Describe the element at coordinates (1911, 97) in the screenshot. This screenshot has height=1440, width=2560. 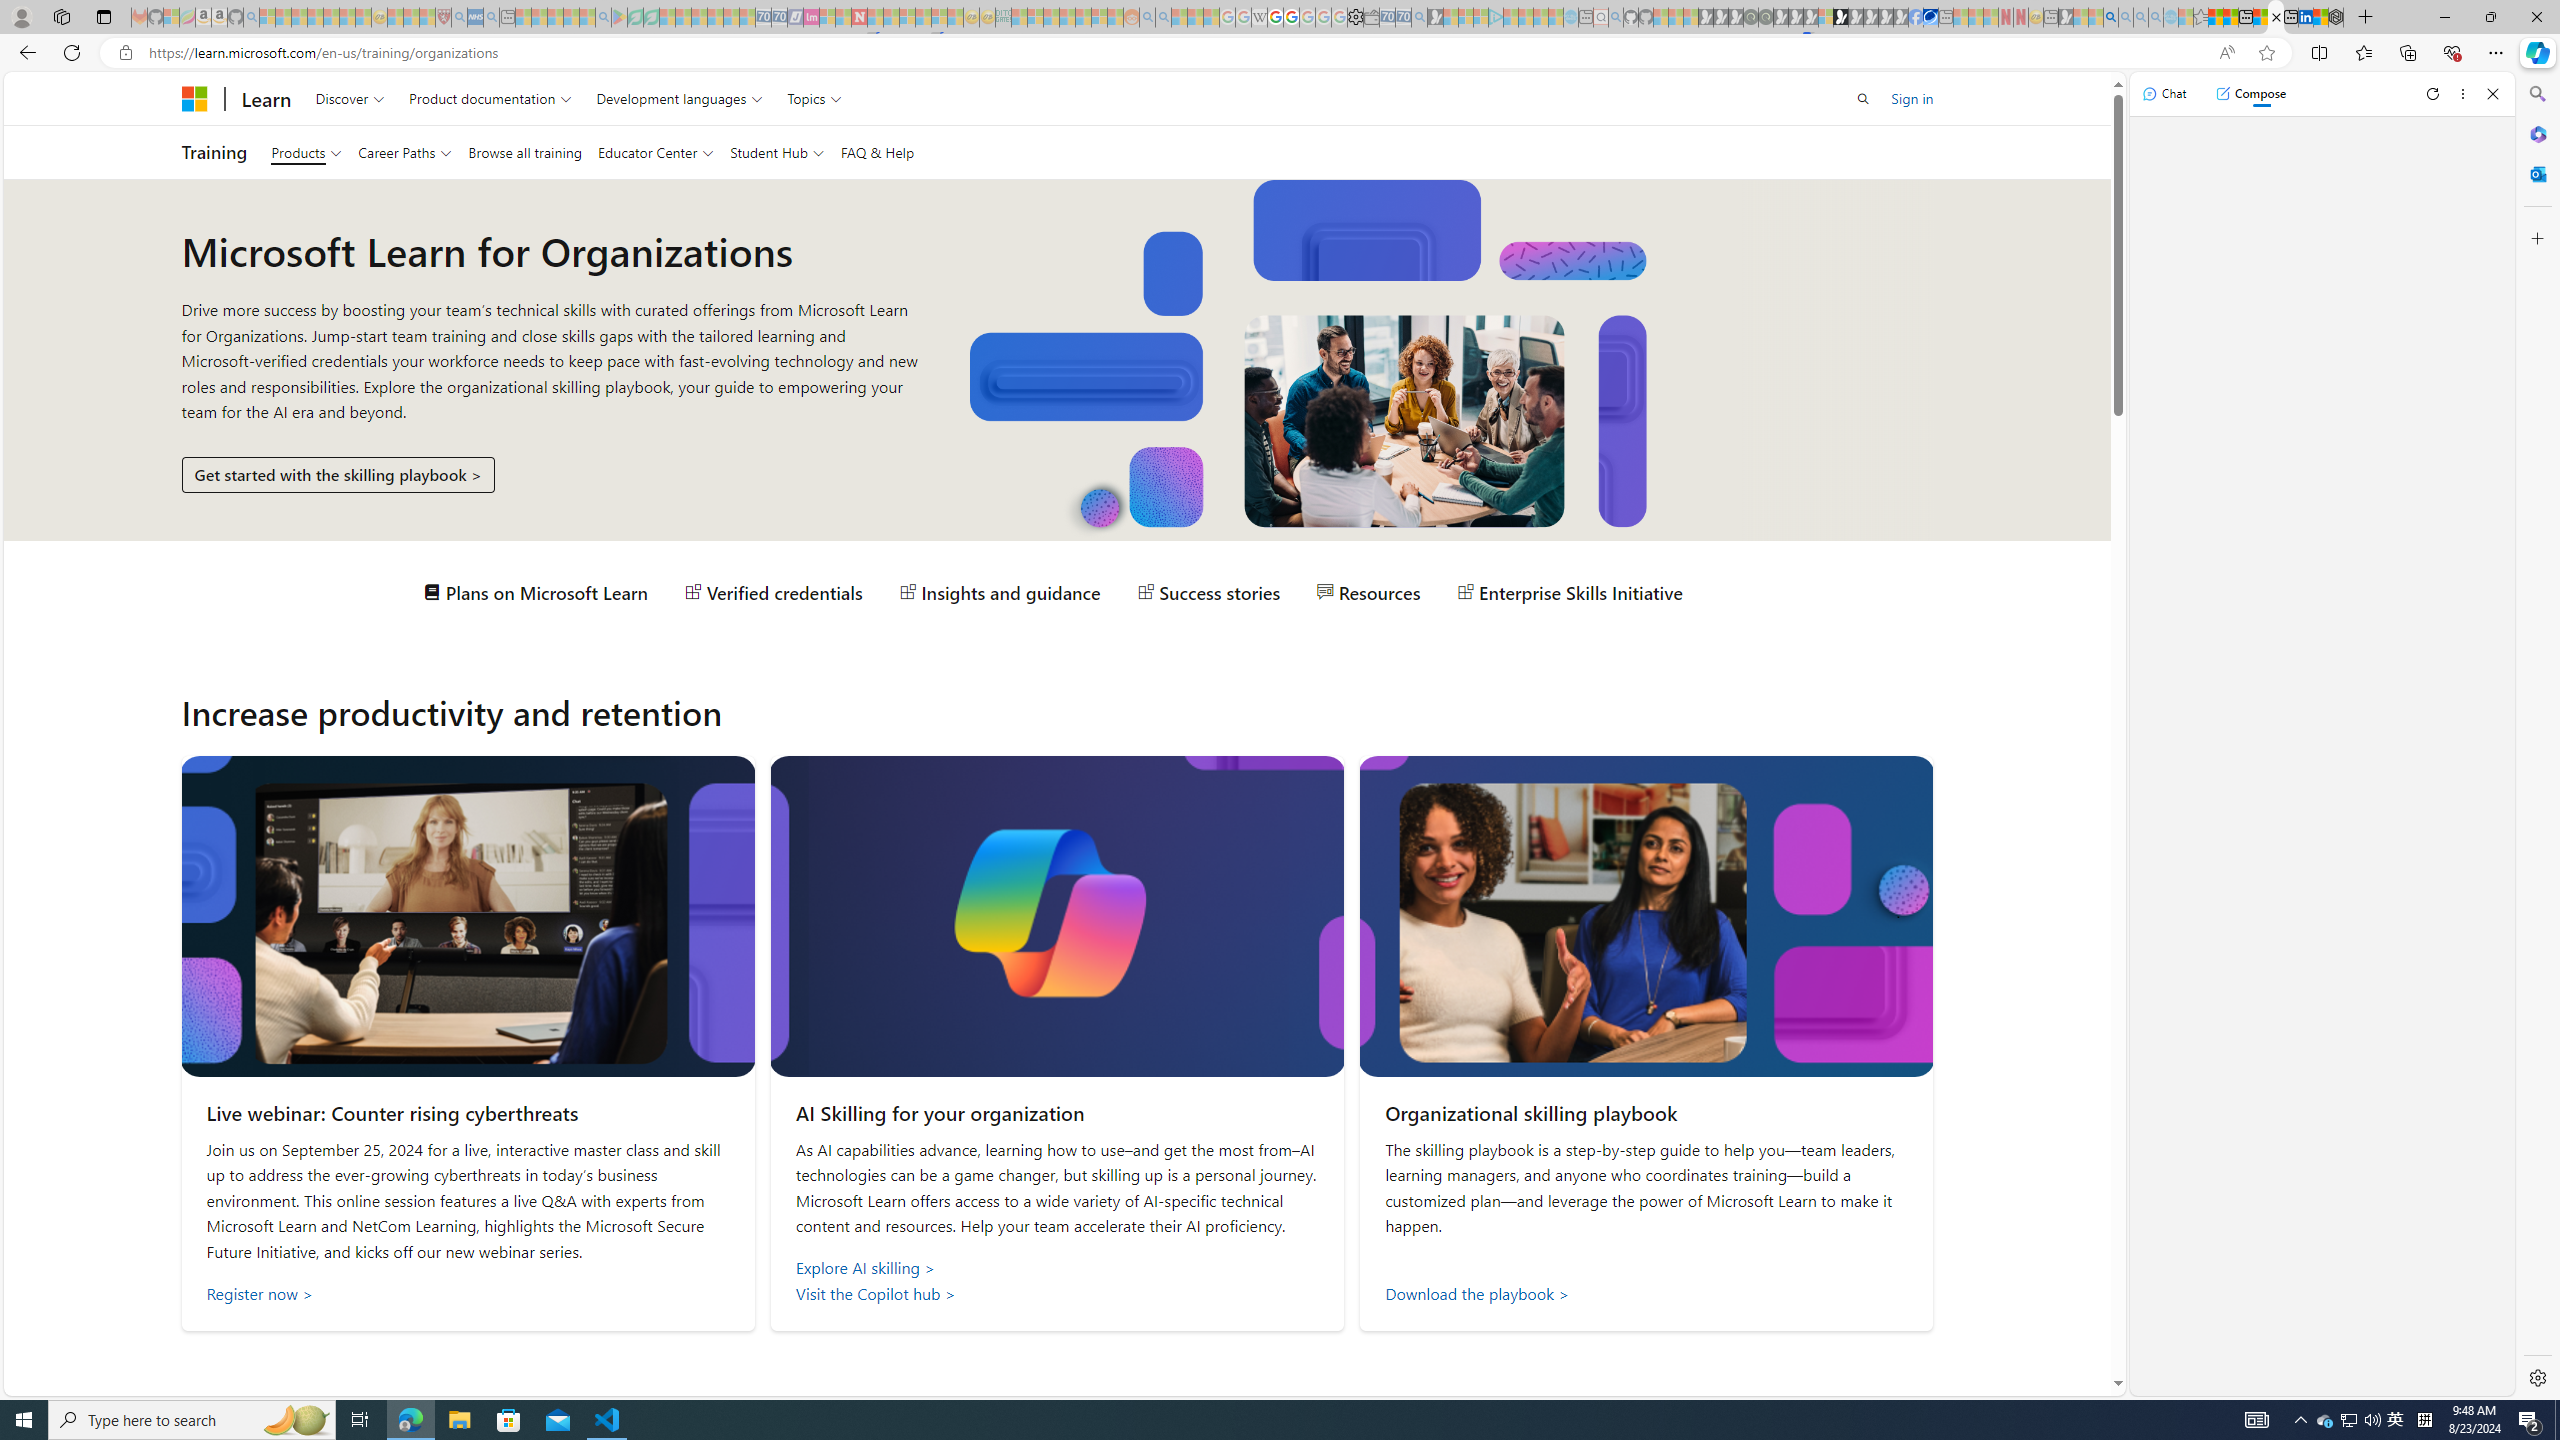
I see `'Sign in'` at that location.